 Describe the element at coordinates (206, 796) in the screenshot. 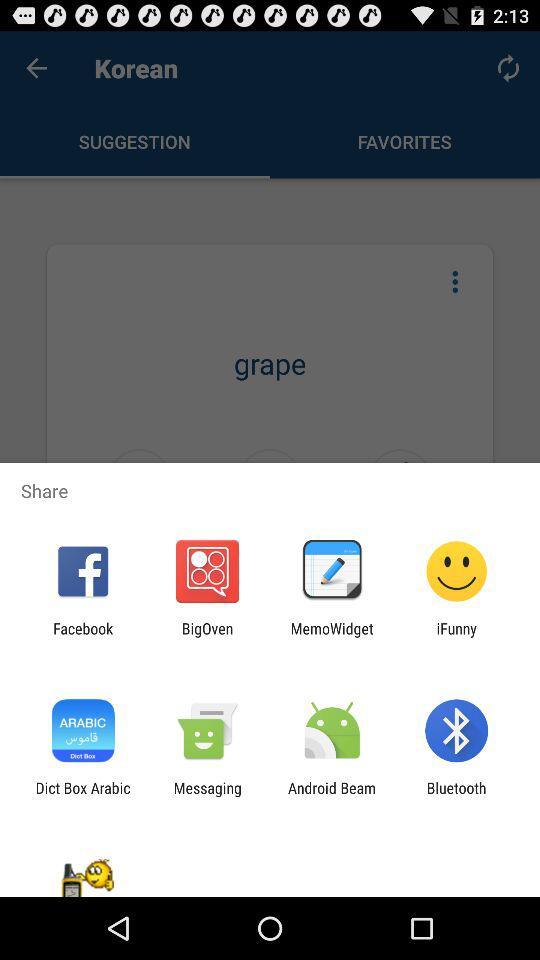

I see `the icon to the right of the dict box arabic app` at that location.